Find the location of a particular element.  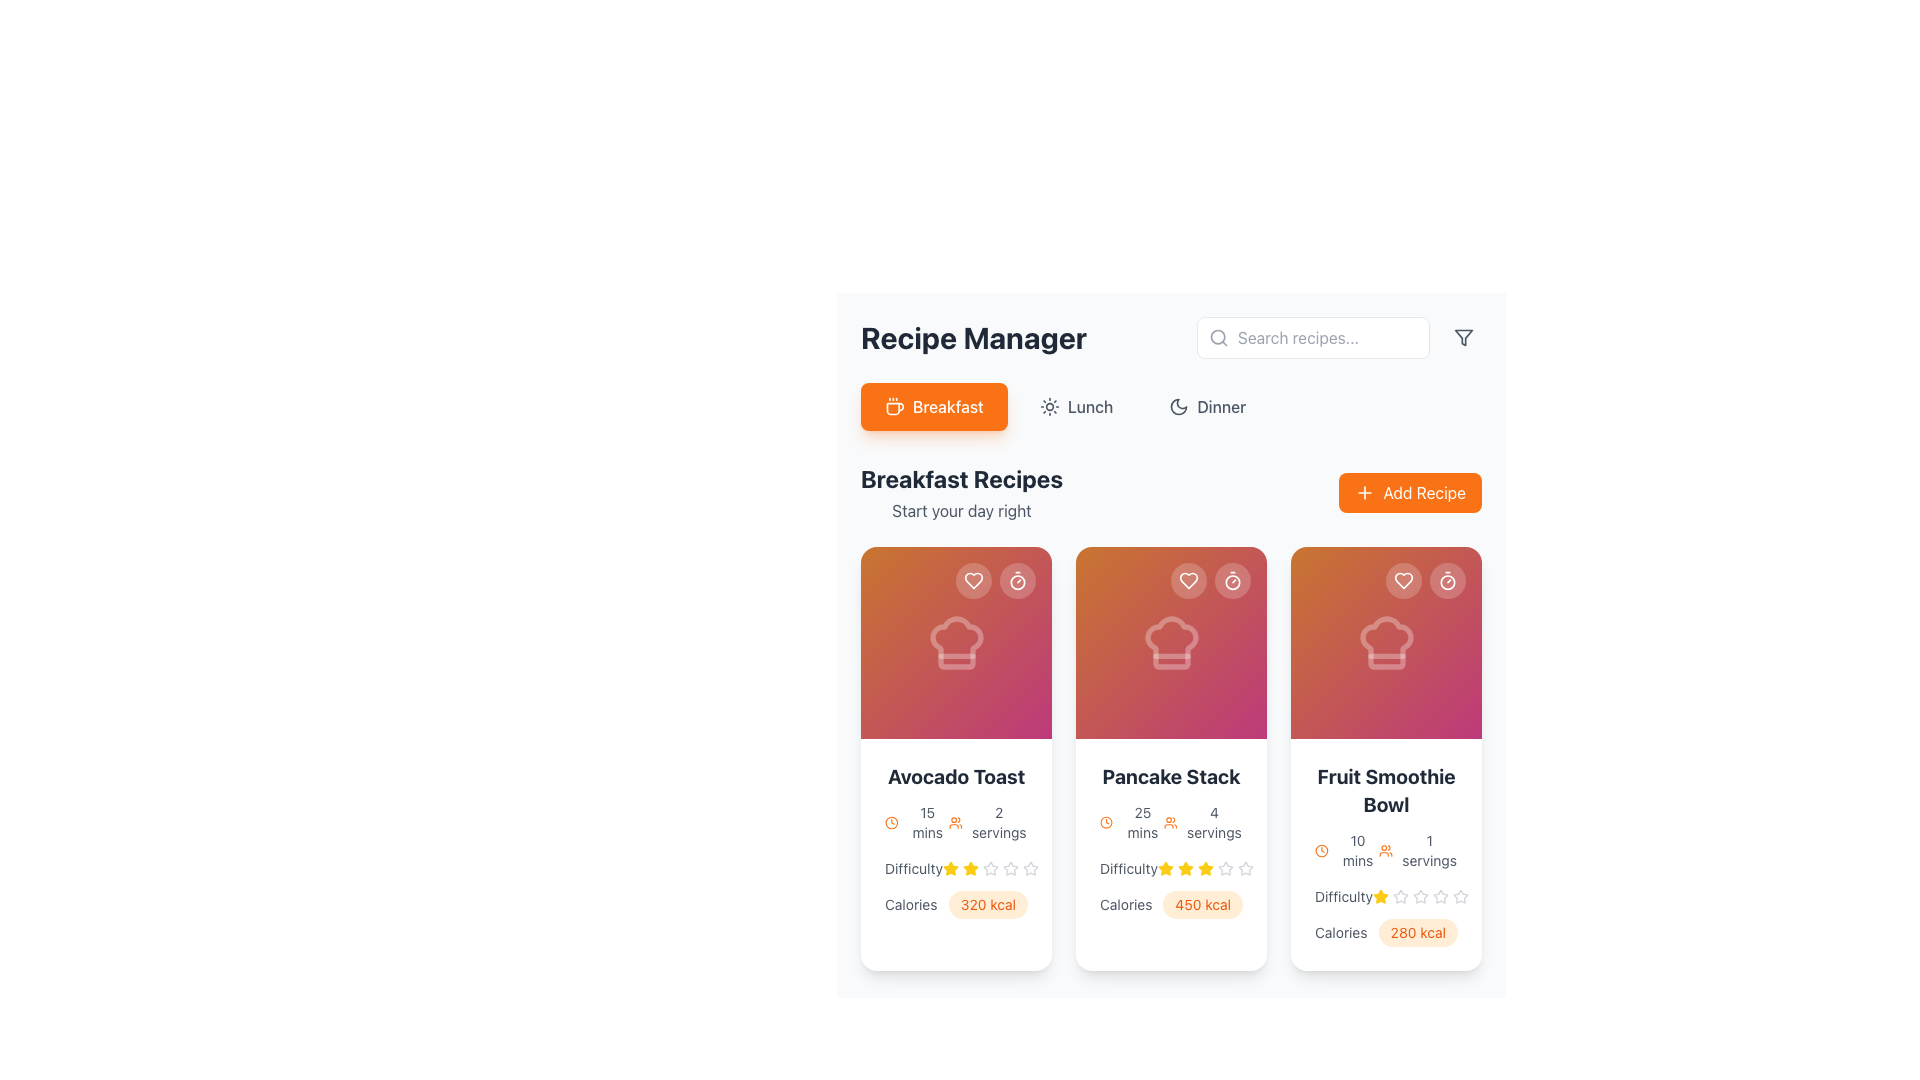

the third button in the horizontal set under 'Recipe Manager' is located at coordinates (1206, 406).